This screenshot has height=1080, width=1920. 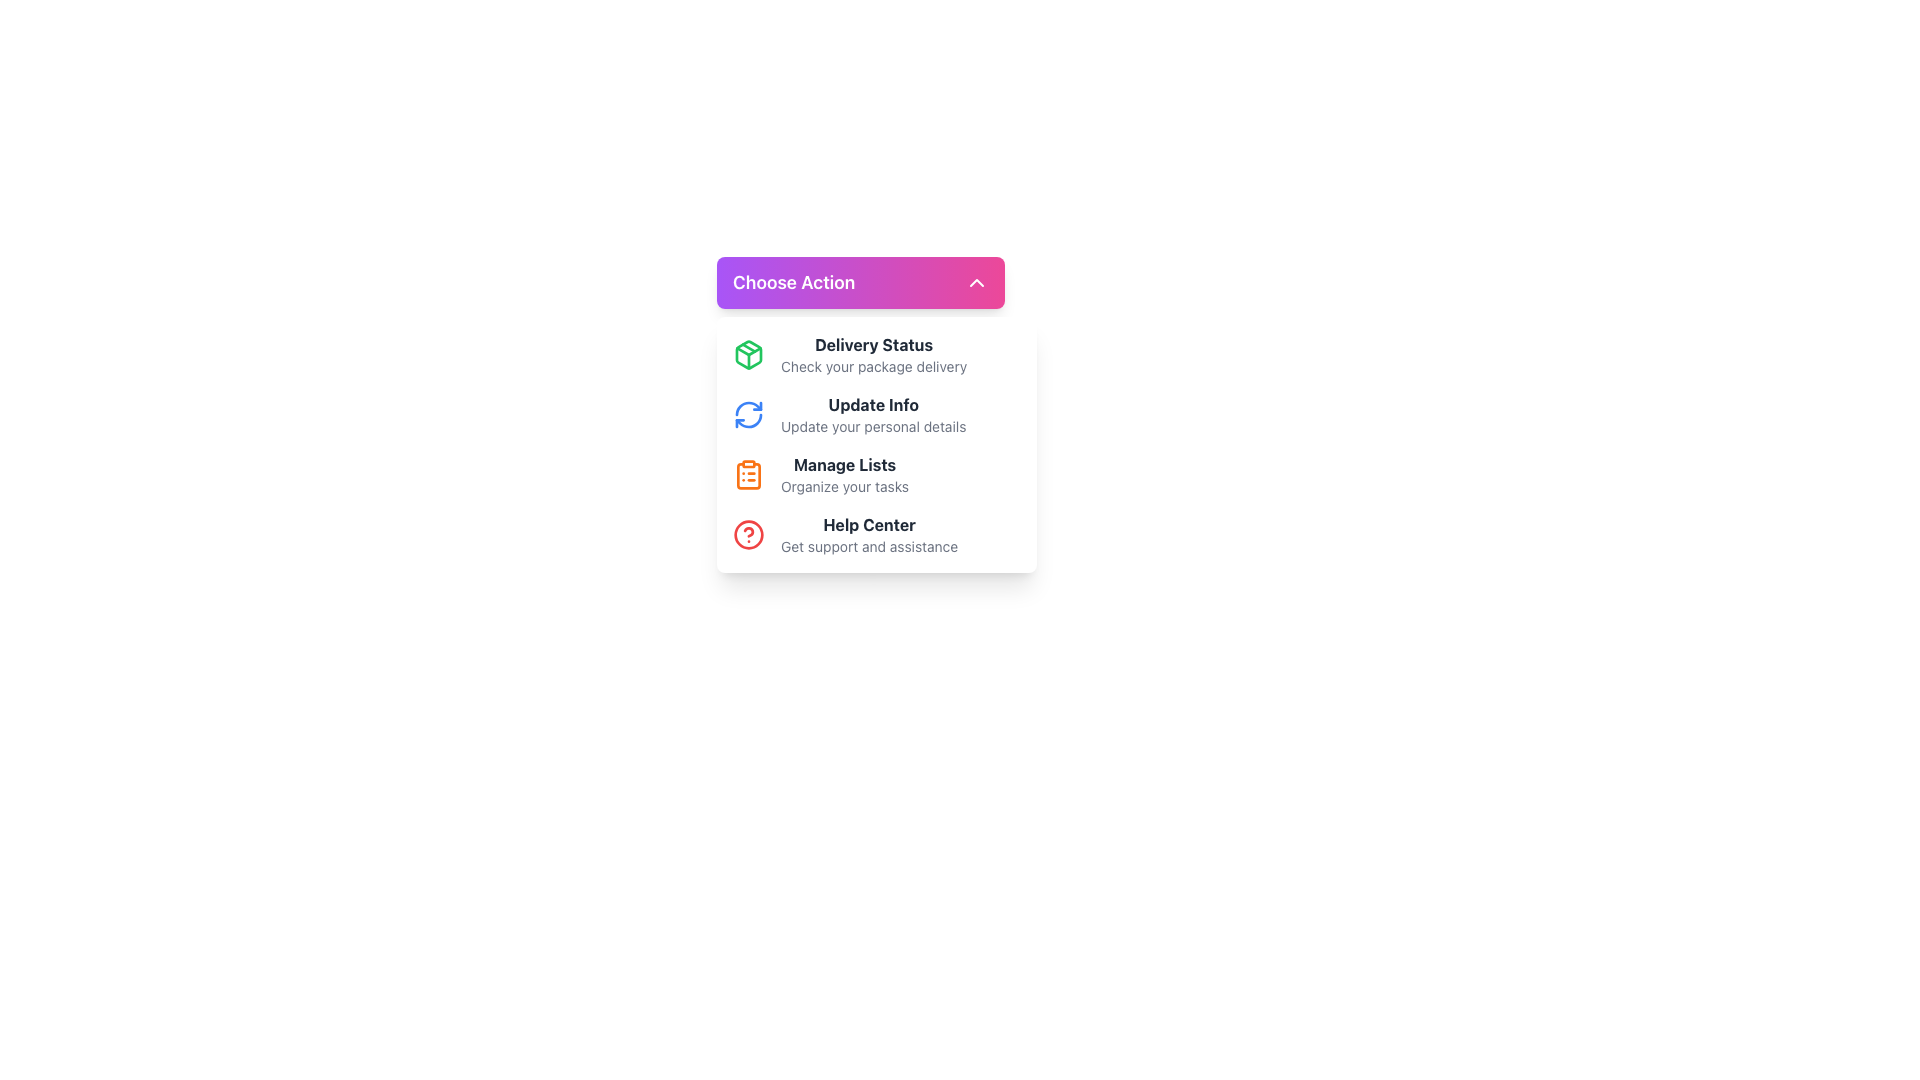 What do you see at coordinates (860, 282) in the screenshot?
I see `the Dropdown toggle button labeled 'Choose Action' with a gradient background` at bounding box center [860, 282].